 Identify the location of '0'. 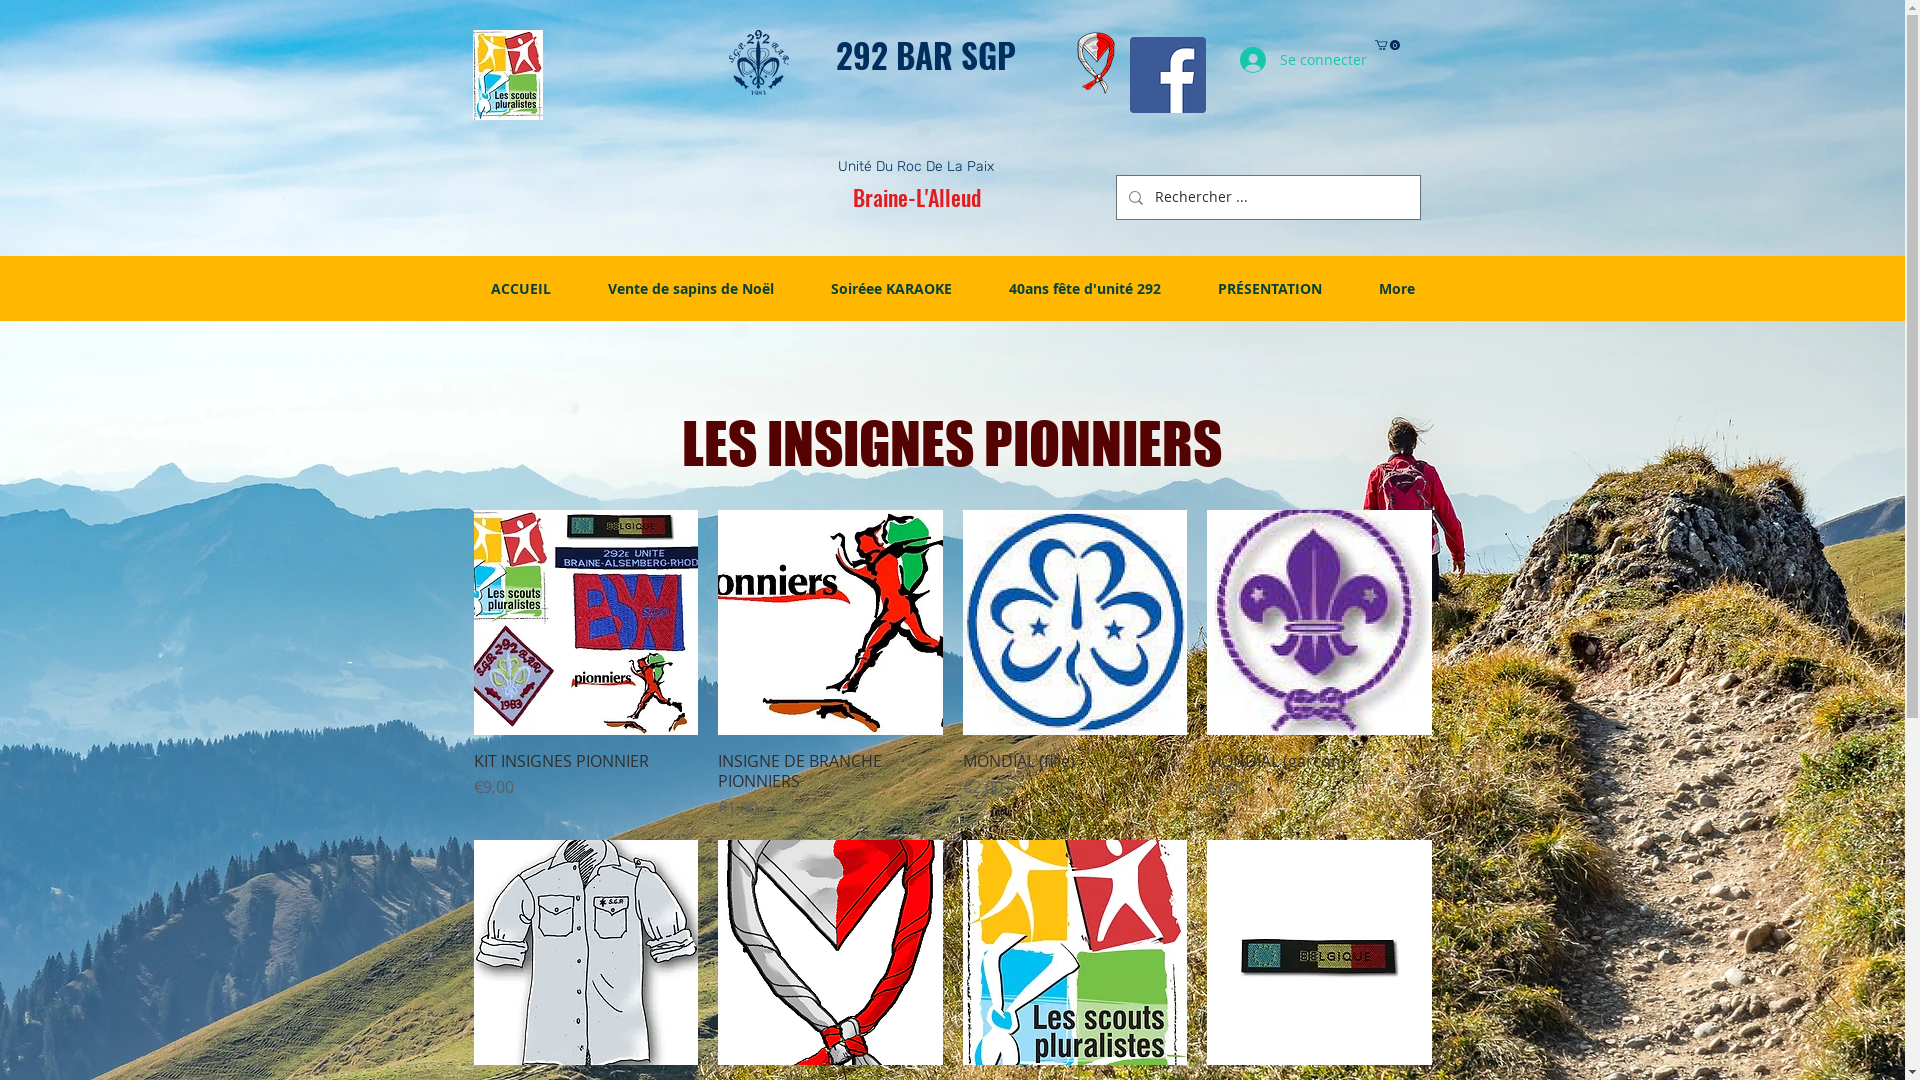
(1385, 45).